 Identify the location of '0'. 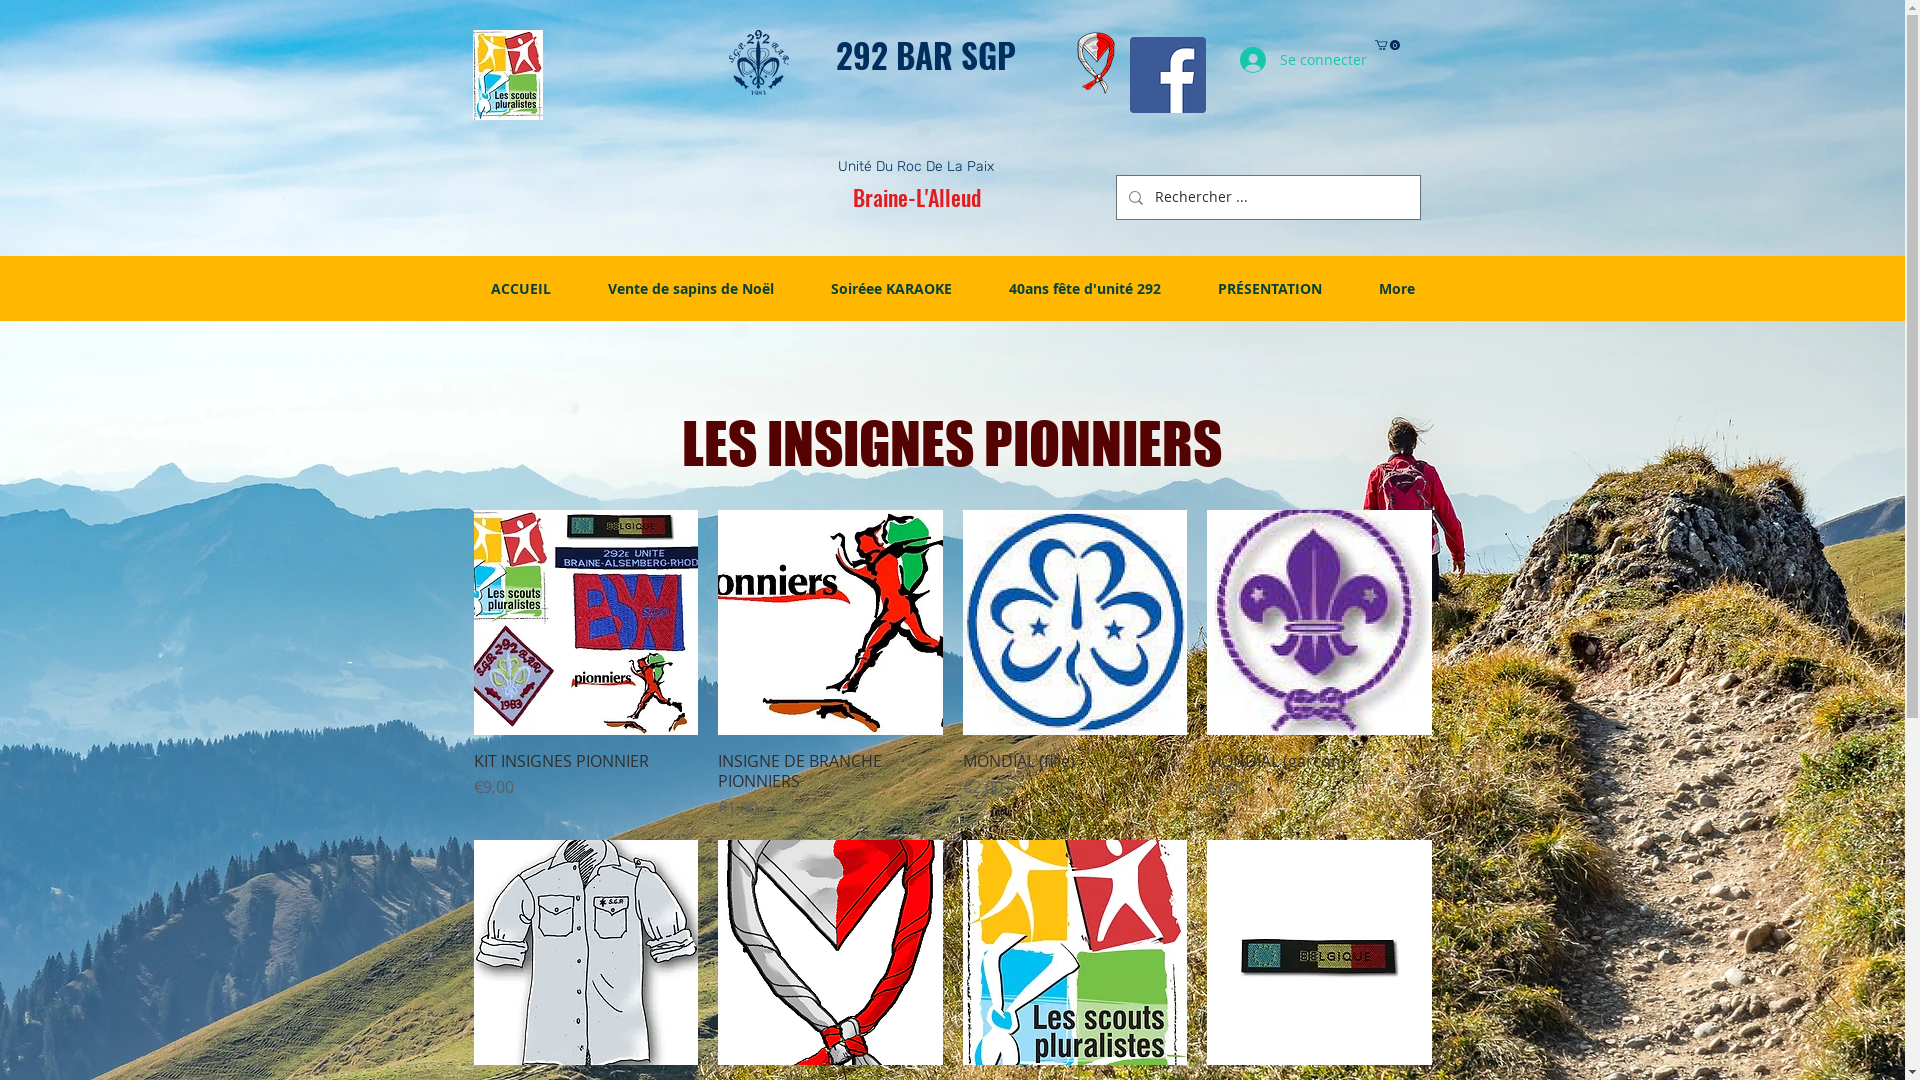
(1385, 45).